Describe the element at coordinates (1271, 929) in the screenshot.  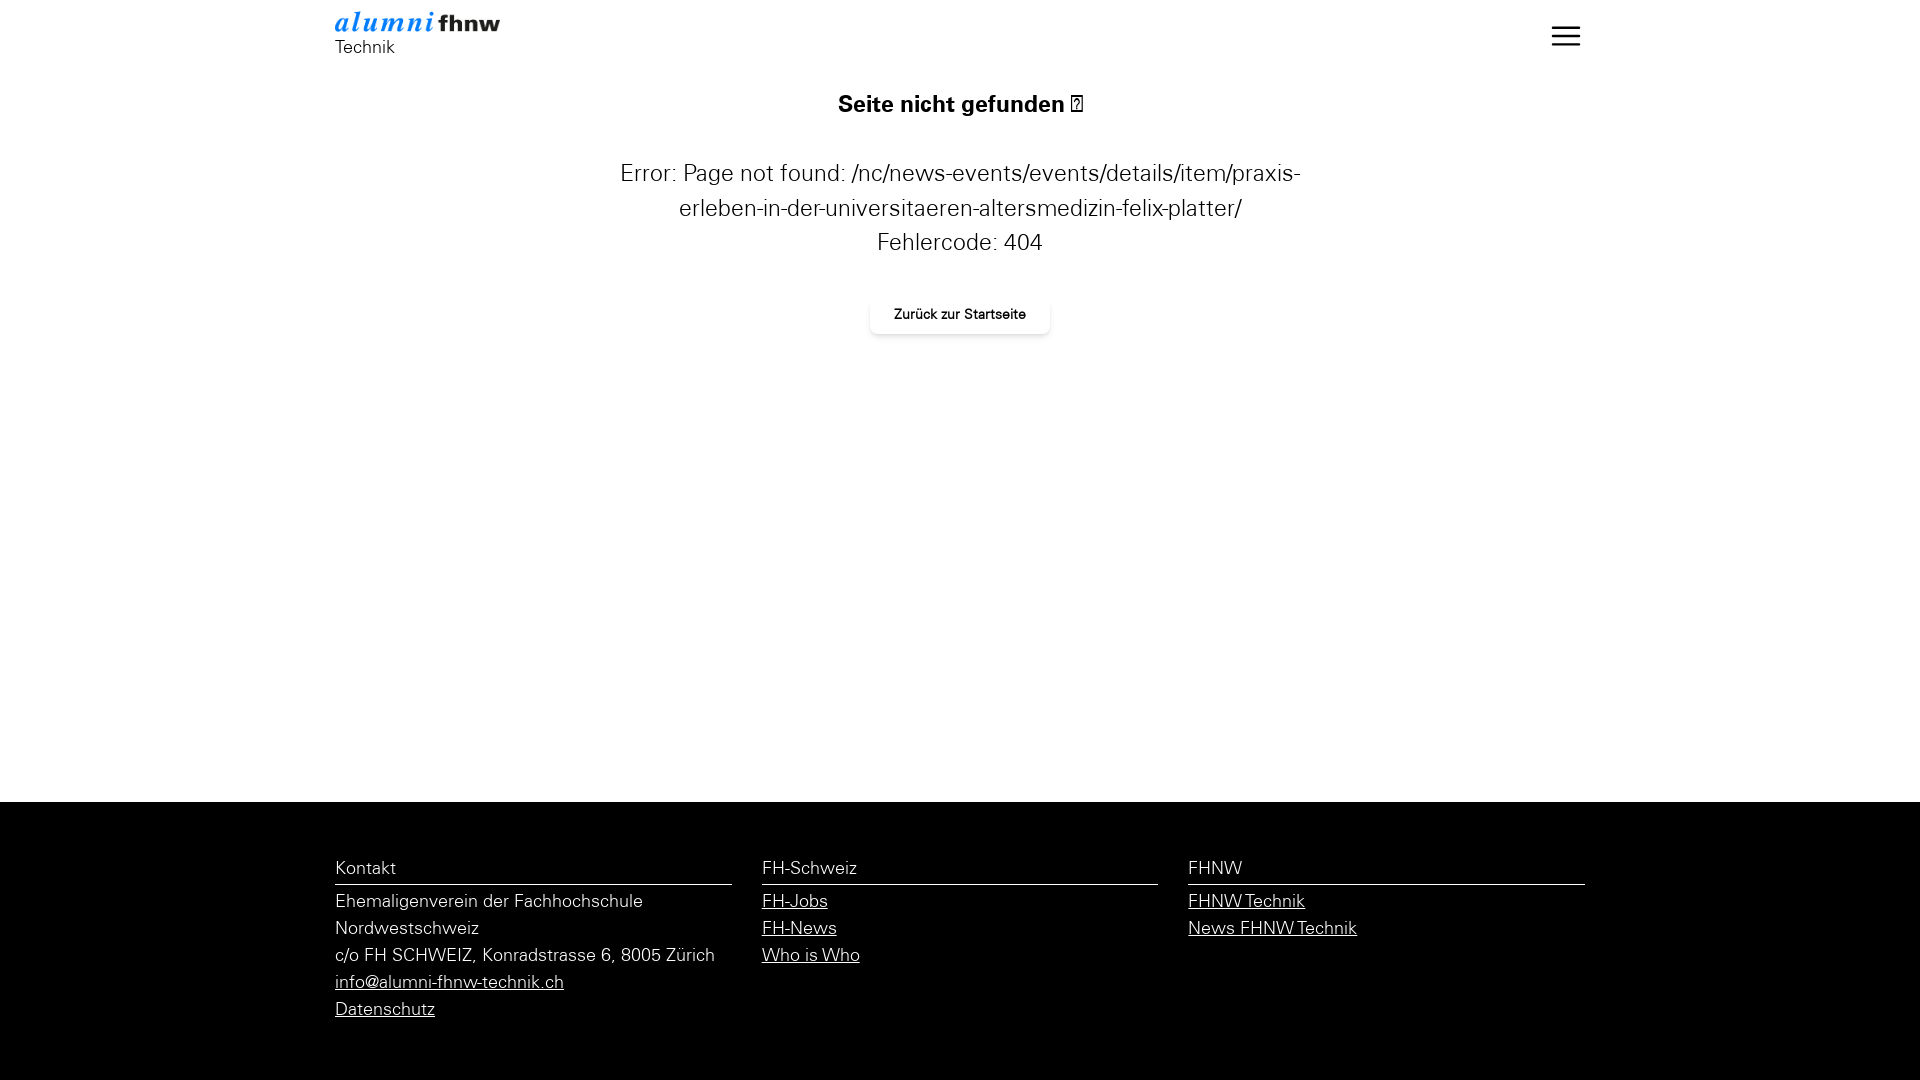
I see `'News FHNW Technik'` at that location.